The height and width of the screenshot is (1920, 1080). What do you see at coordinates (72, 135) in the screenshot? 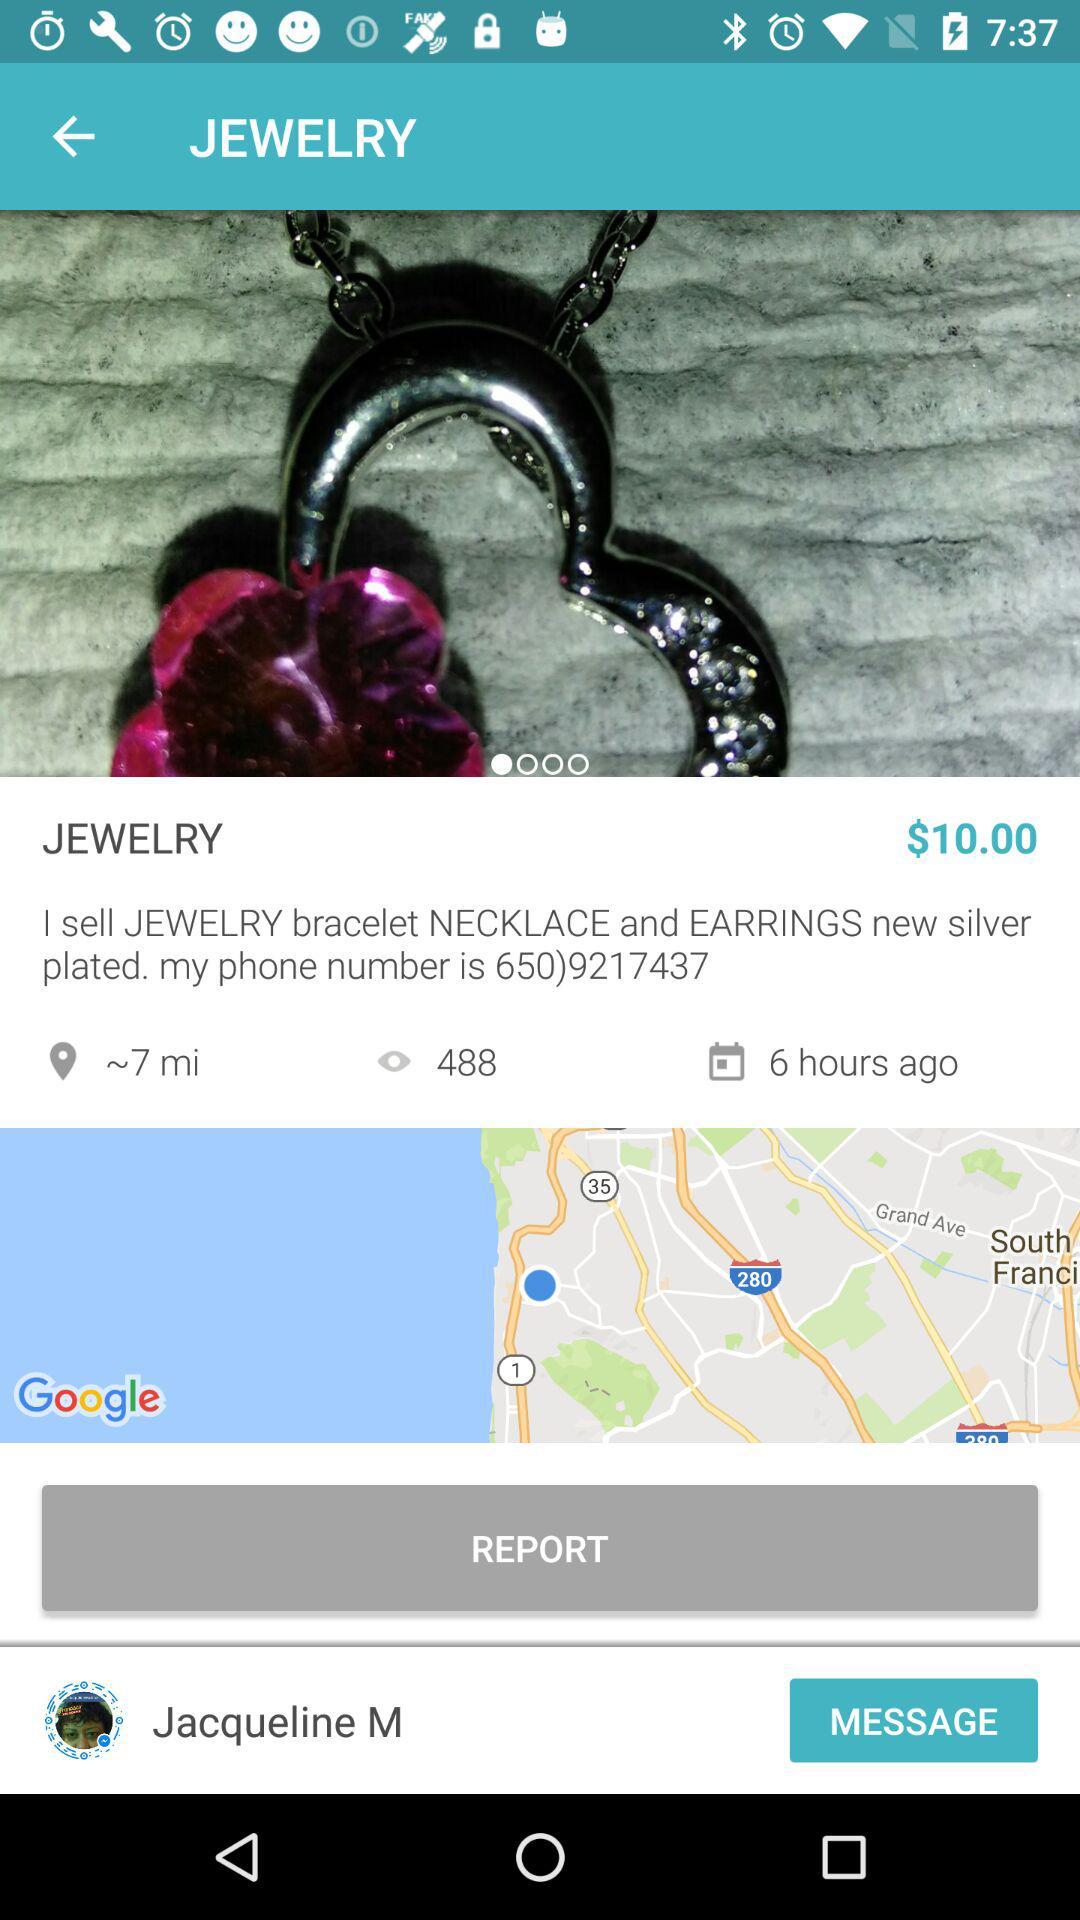
I see `item to the left of jewelry app` at bounding box center [72, 135].